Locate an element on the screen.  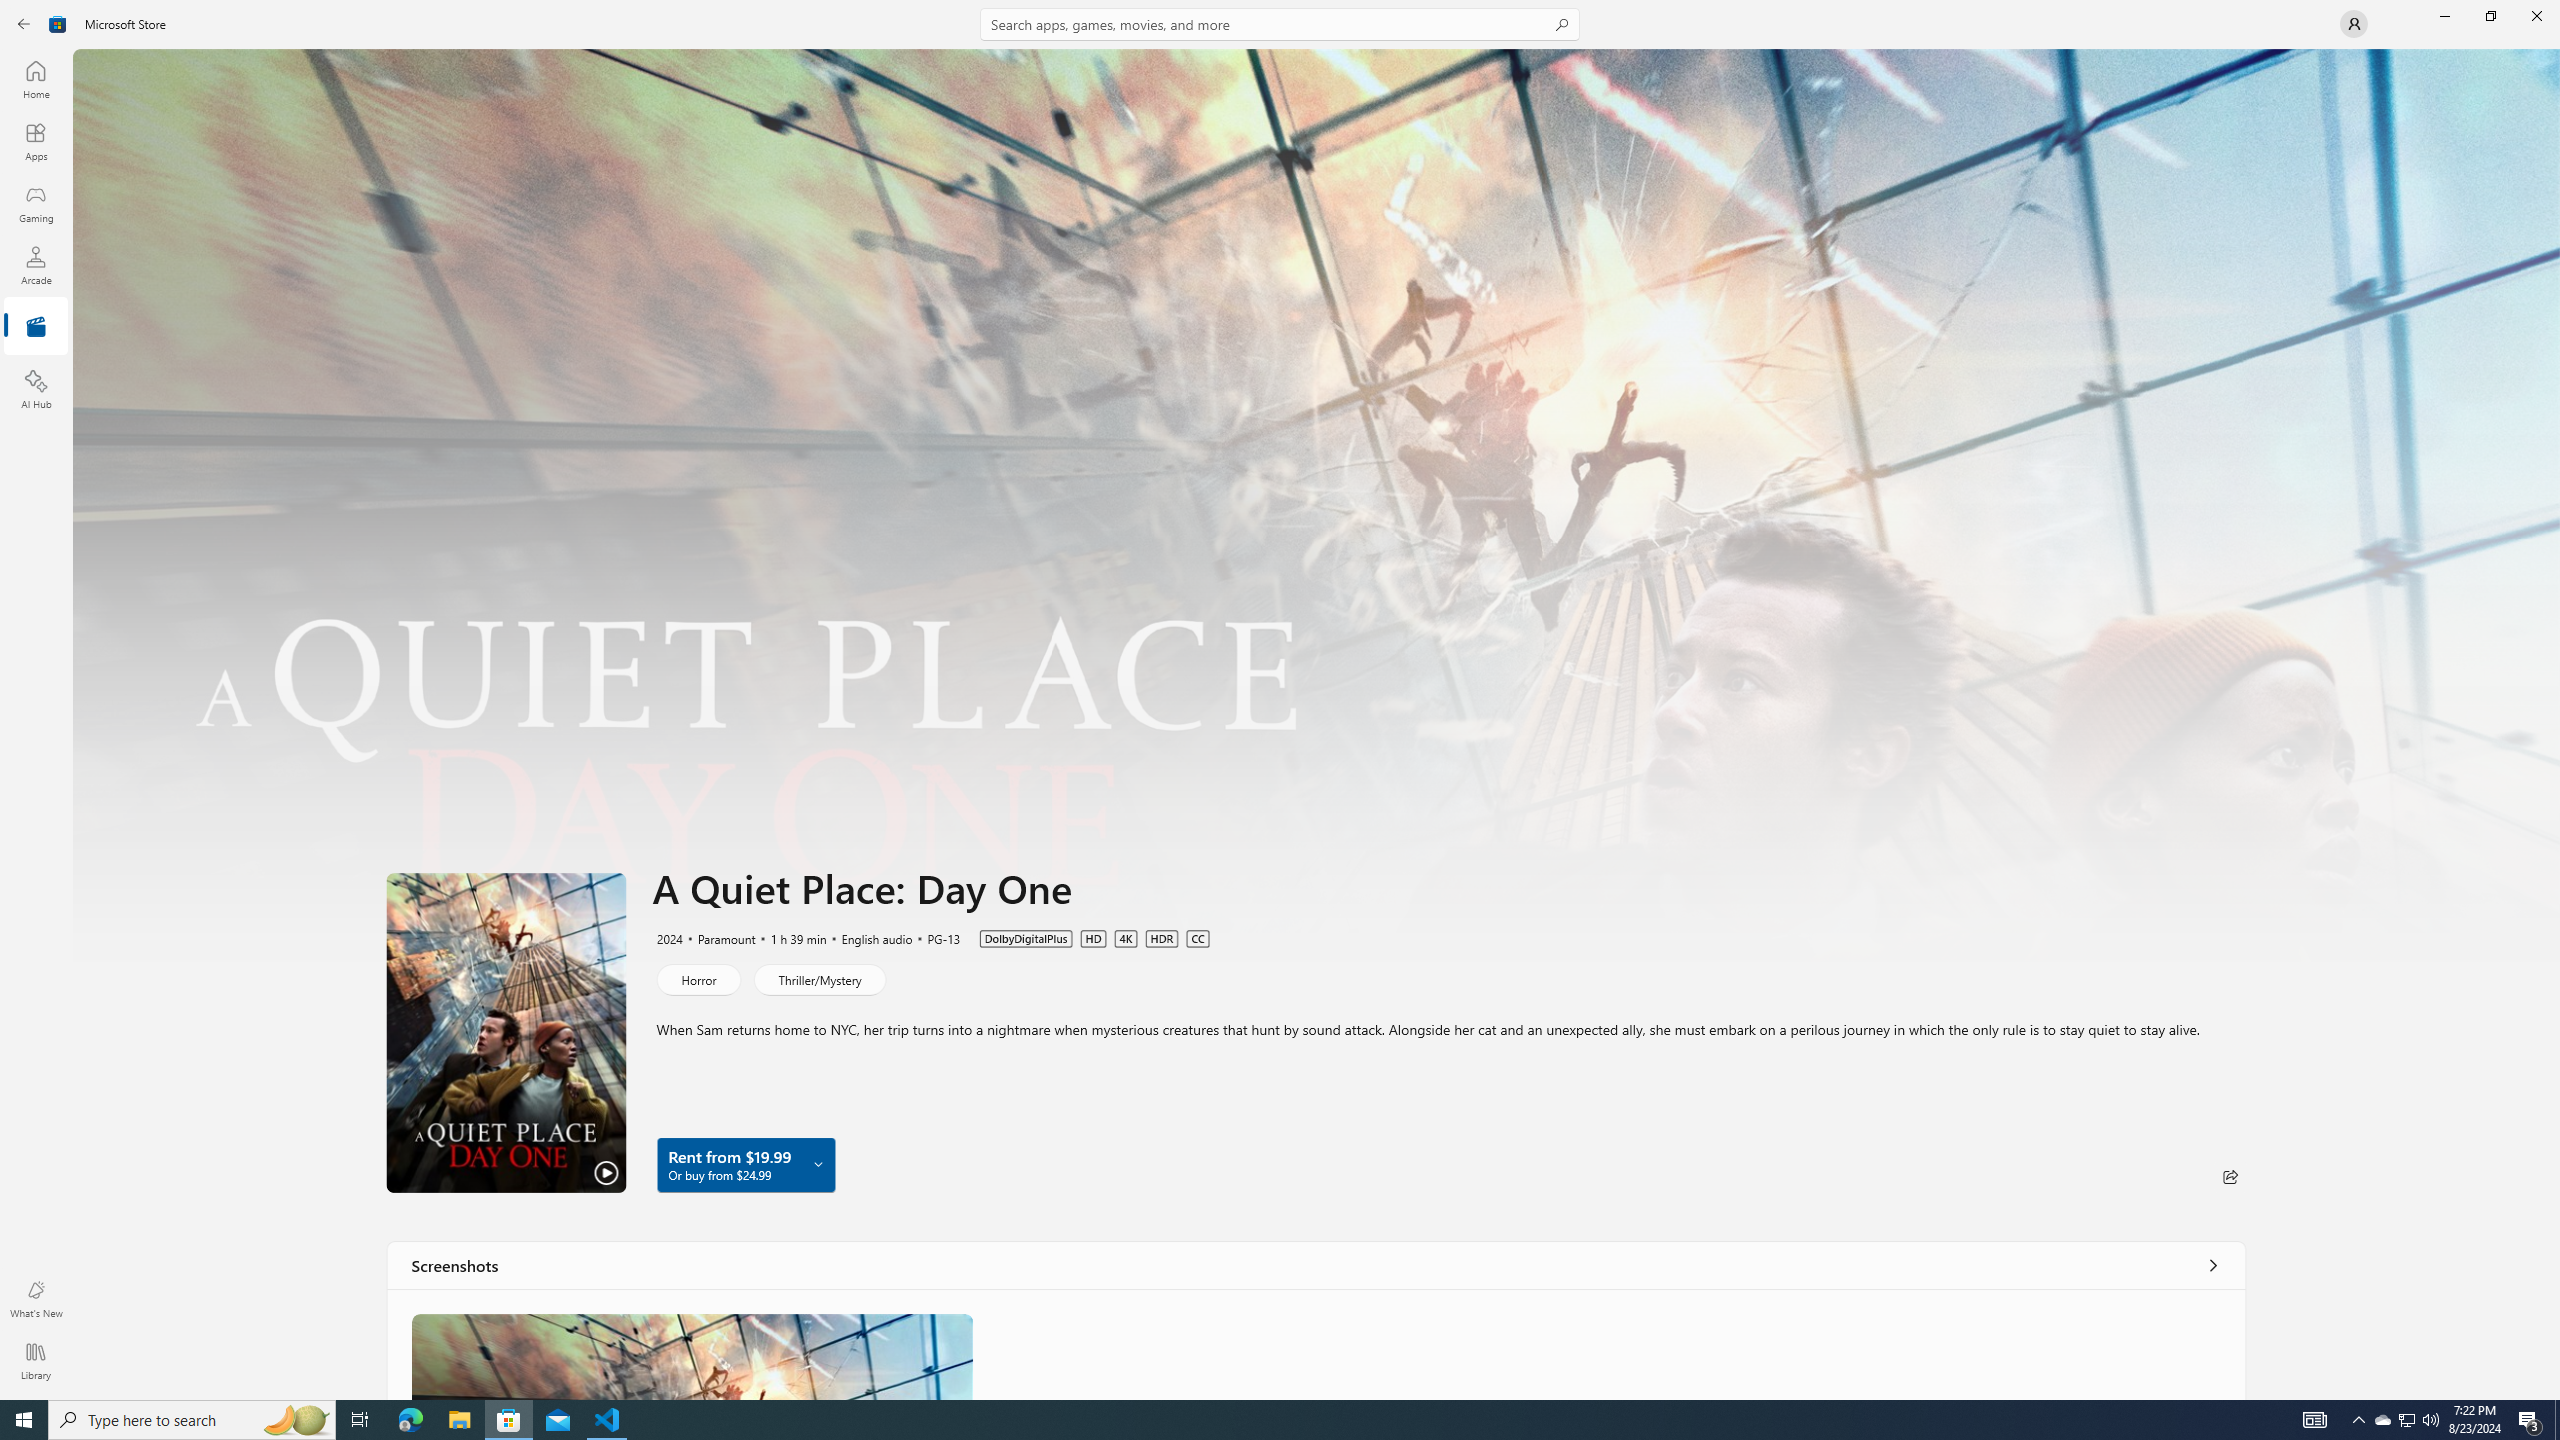
'Apps' is located at coordinates (34, 141).